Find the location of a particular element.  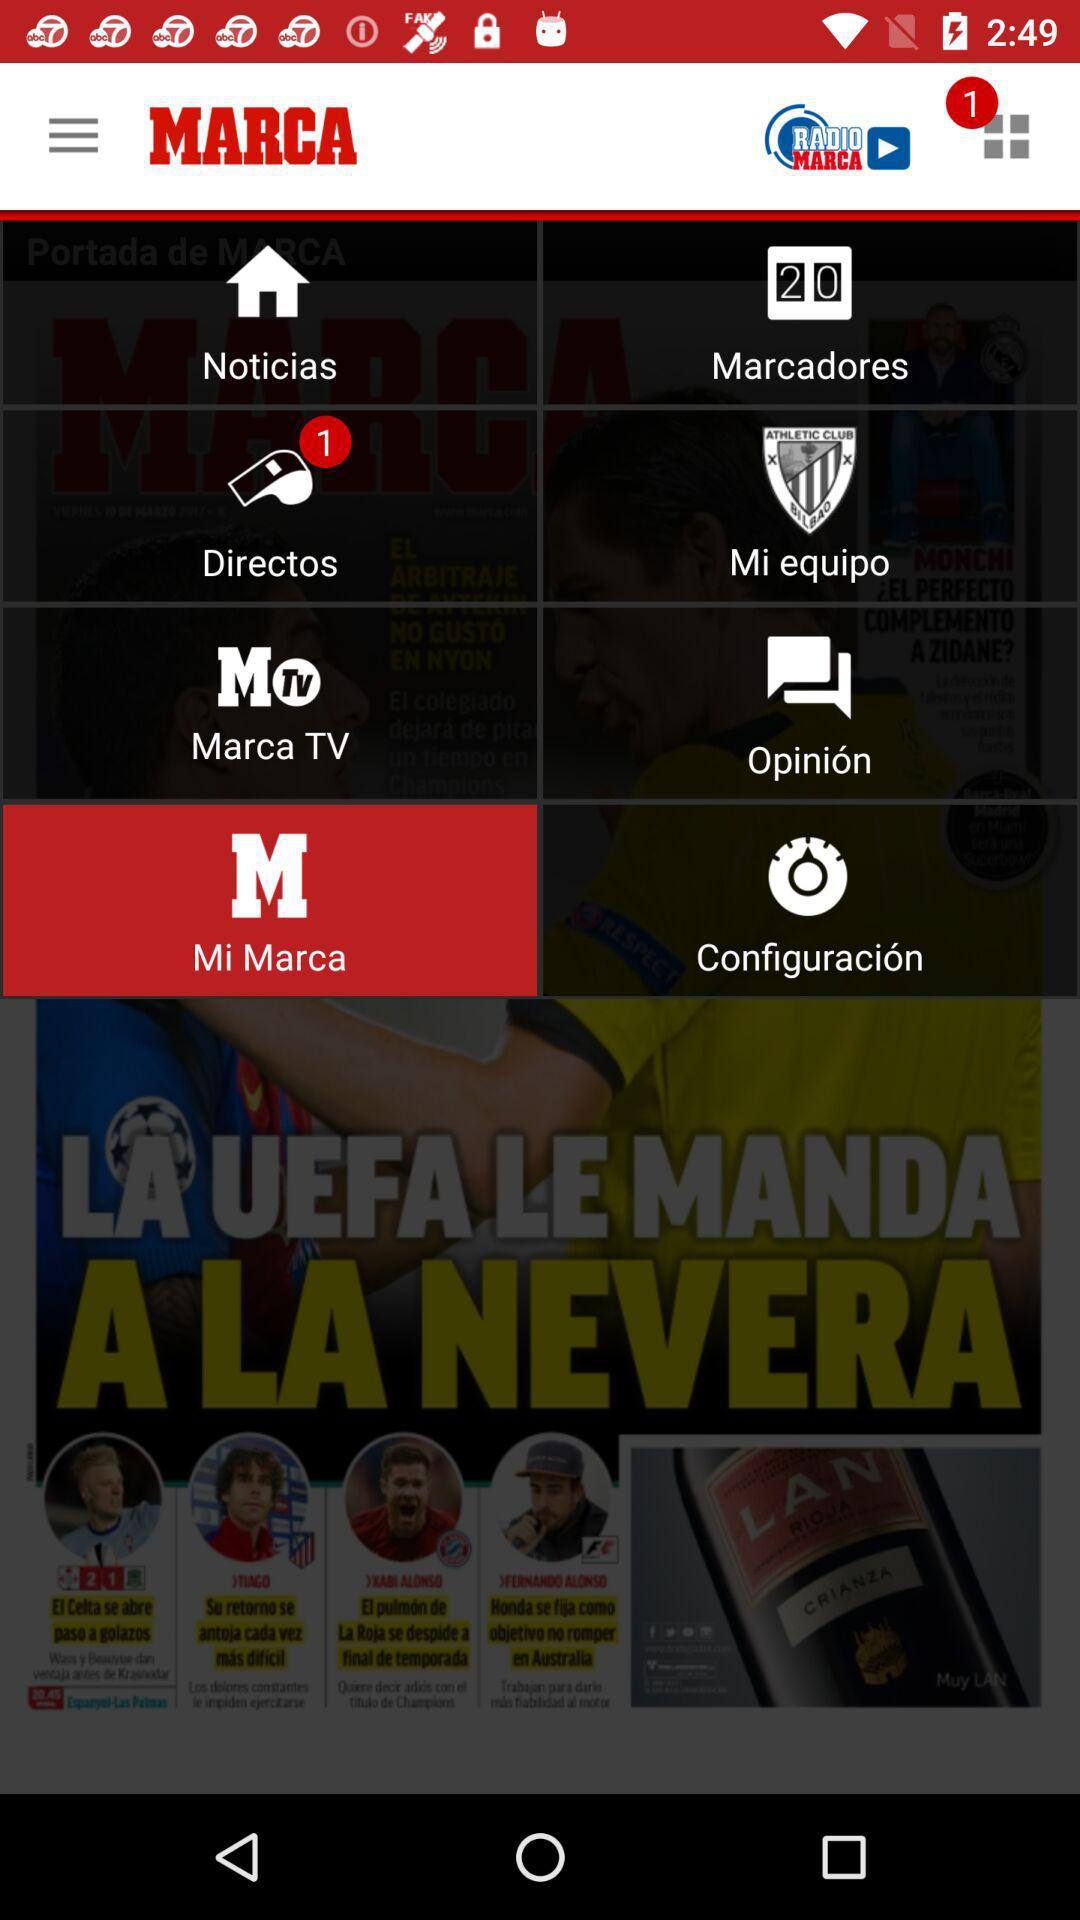

mi marca selection is located at coordinates (270, 899).